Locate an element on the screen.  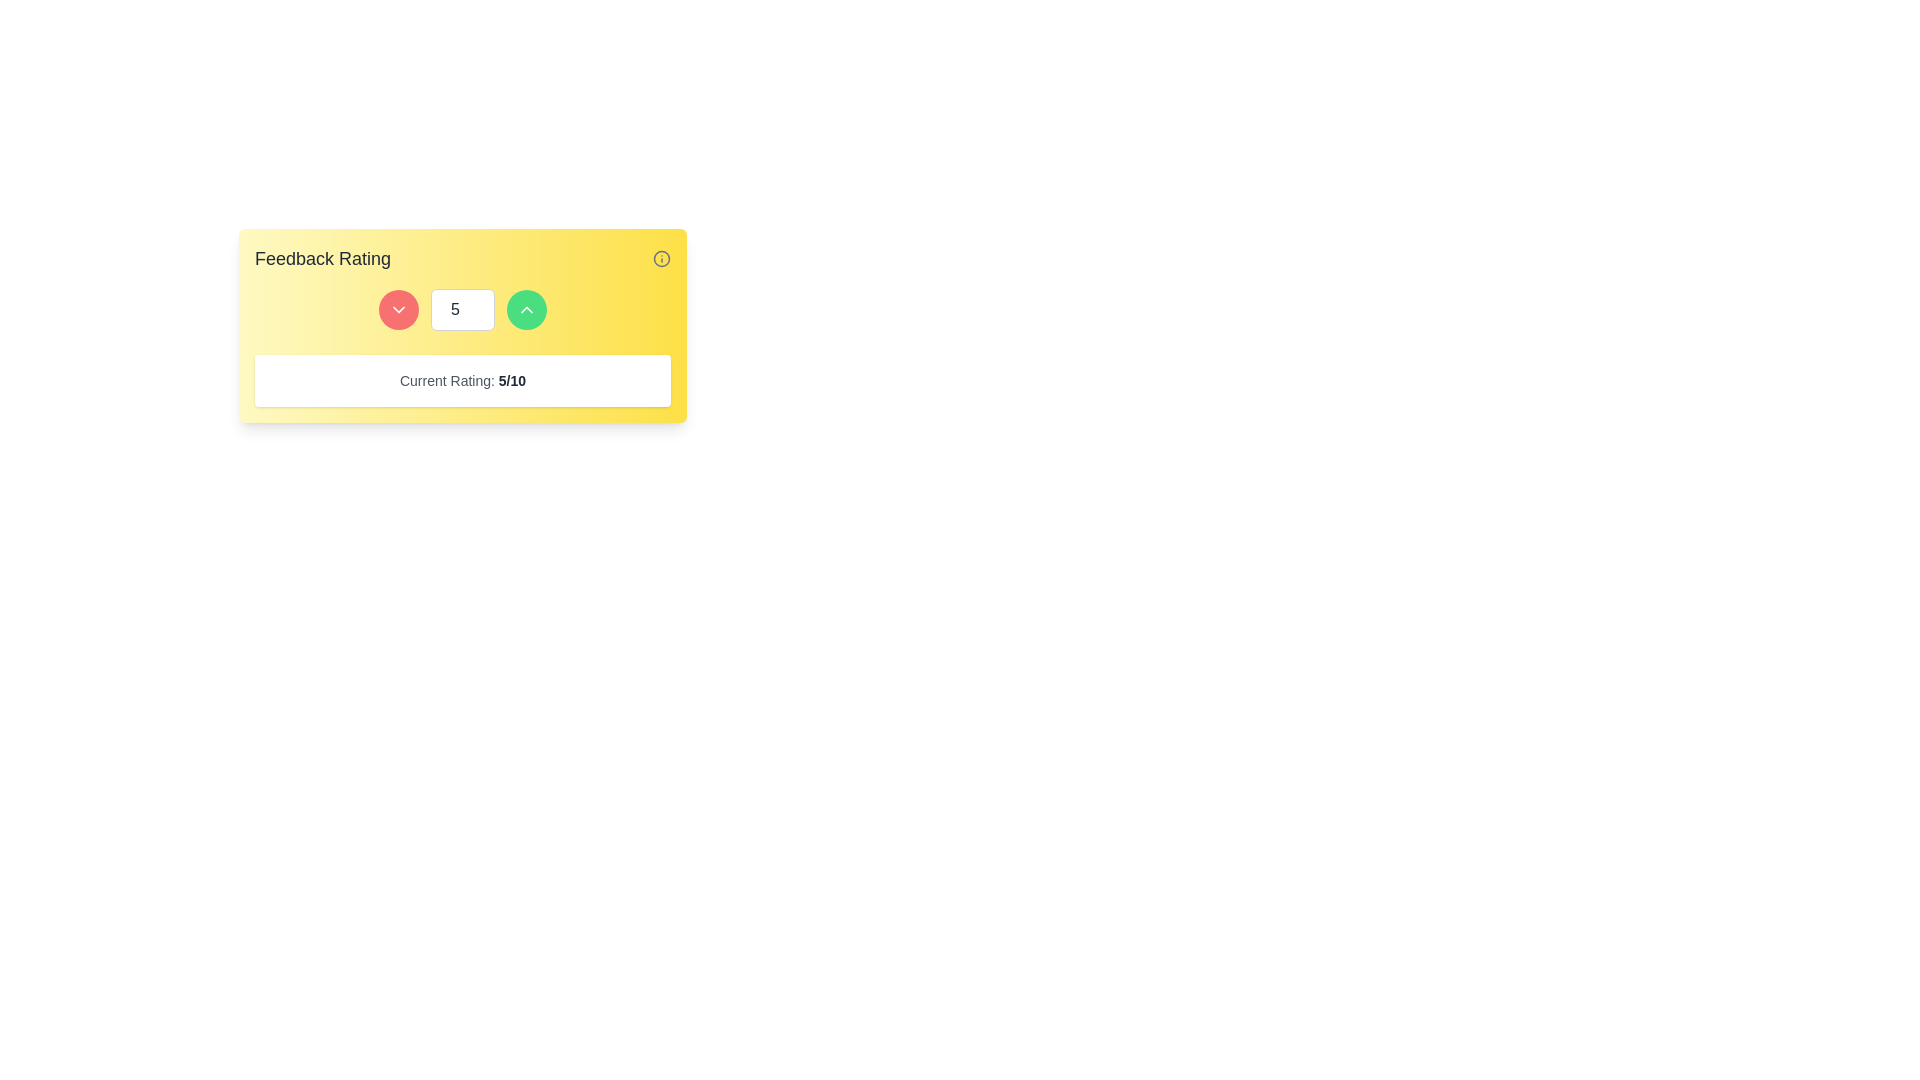
the decrement button with a downward arrow icon, which is located to the left of the numeric input field displaying '5', to change its visual style is located at coordinates (398, 309).